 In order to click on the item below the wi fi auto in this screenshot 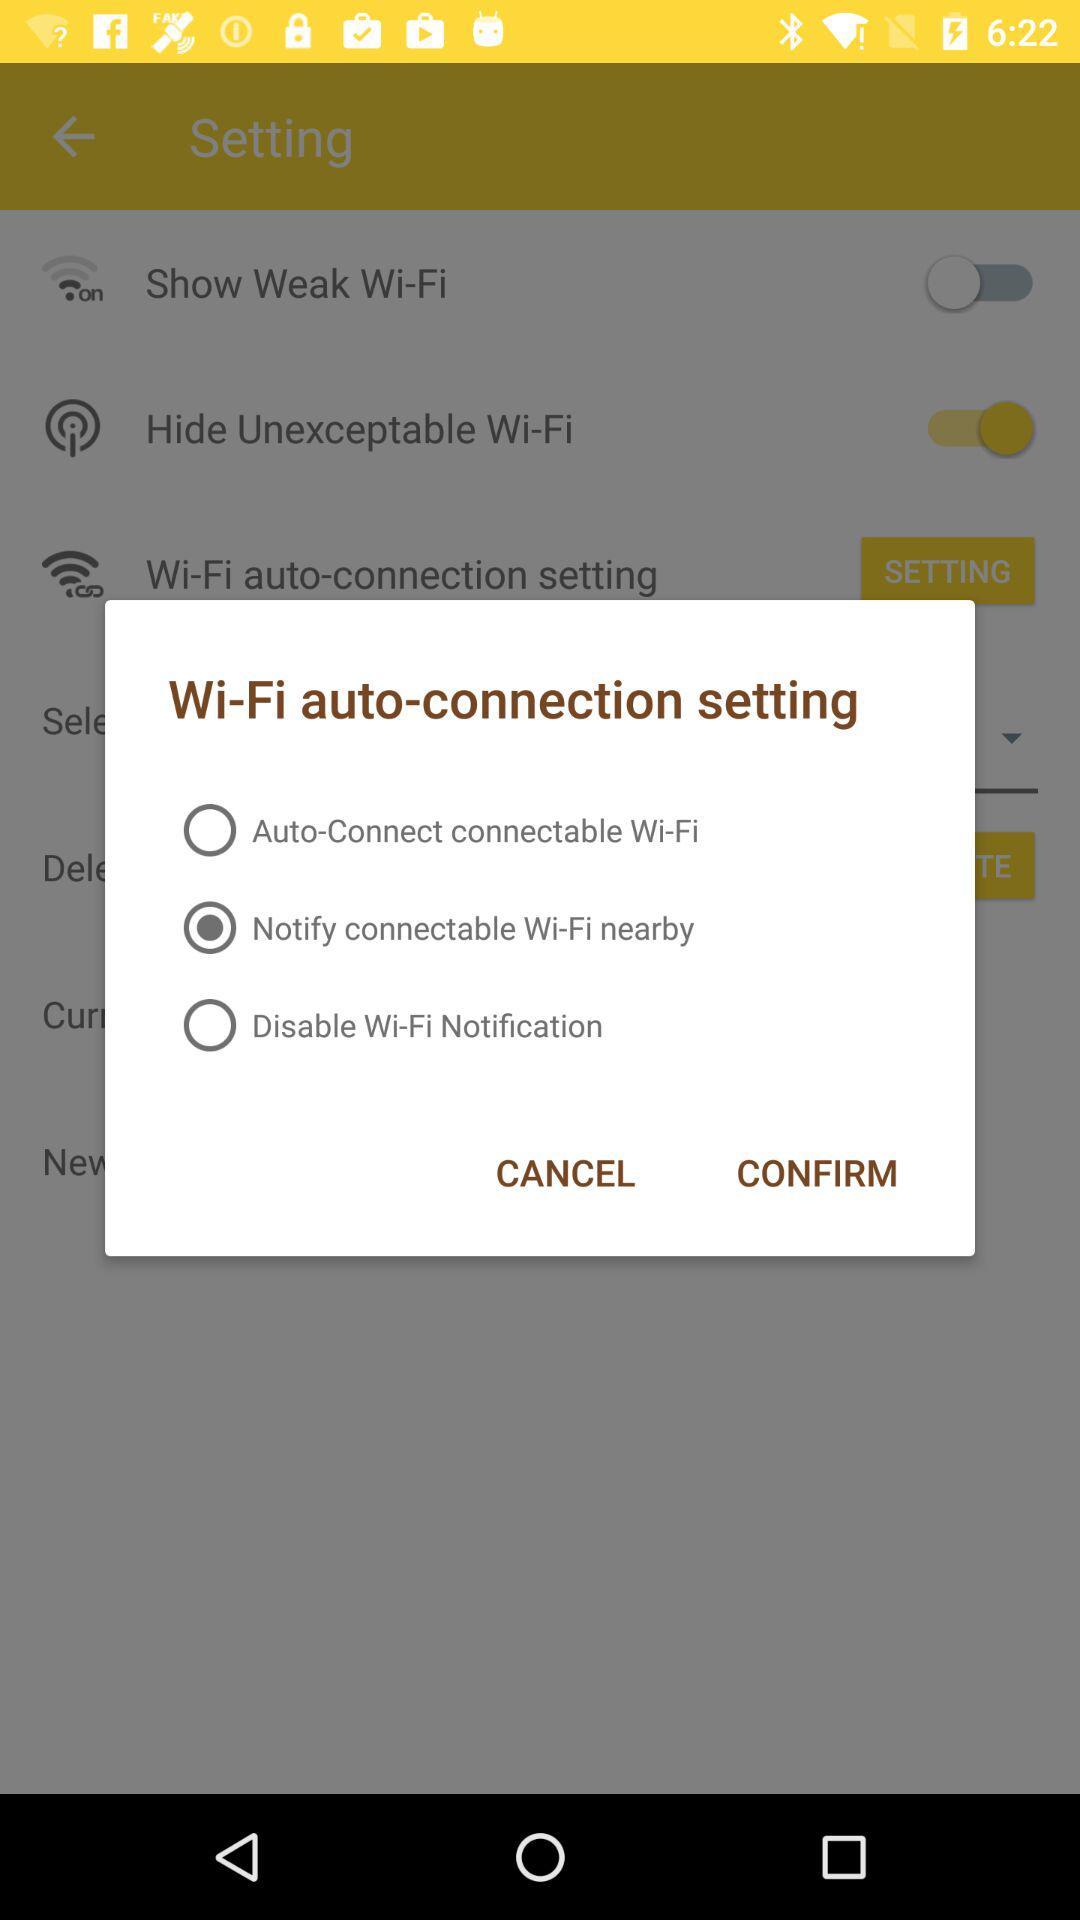, I will do `click(432, 830)`.